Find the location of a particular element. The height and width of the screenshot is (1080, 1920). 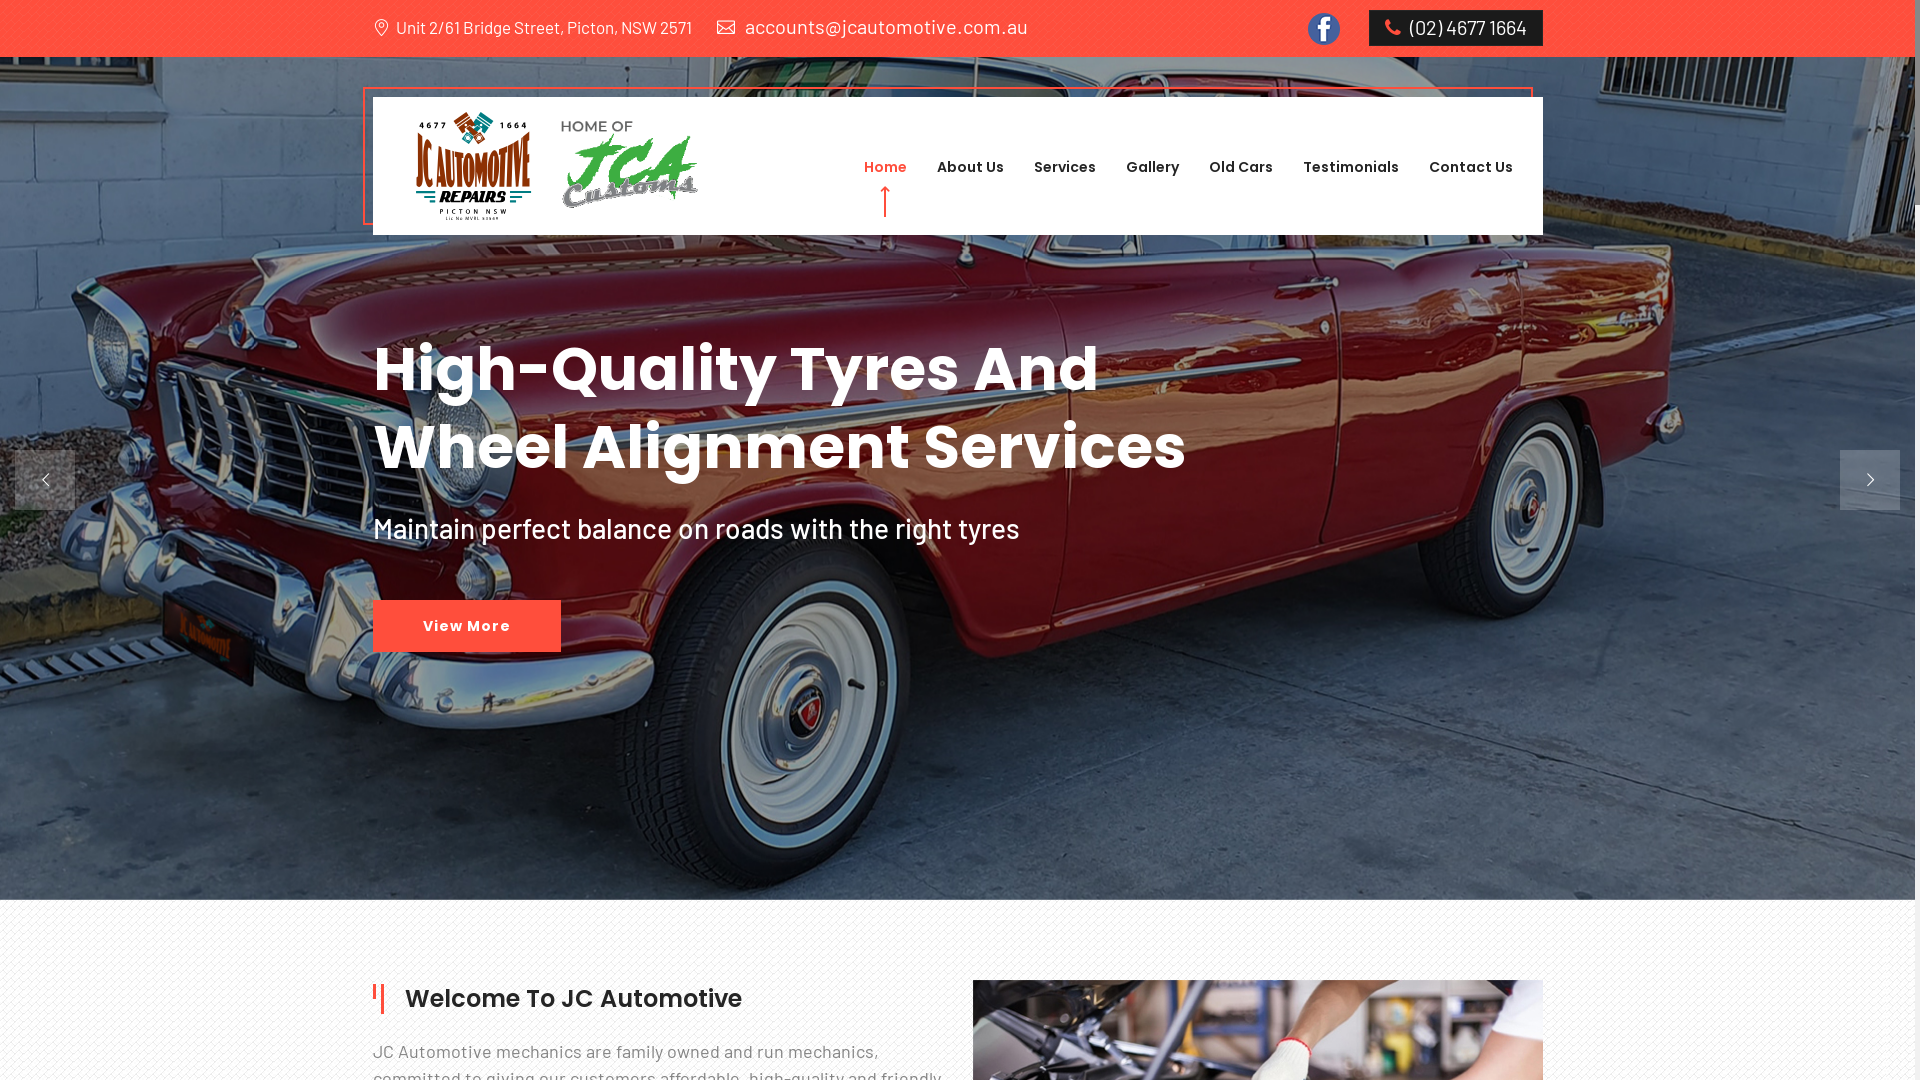

'Services' is located at coordinates (1064, 165).